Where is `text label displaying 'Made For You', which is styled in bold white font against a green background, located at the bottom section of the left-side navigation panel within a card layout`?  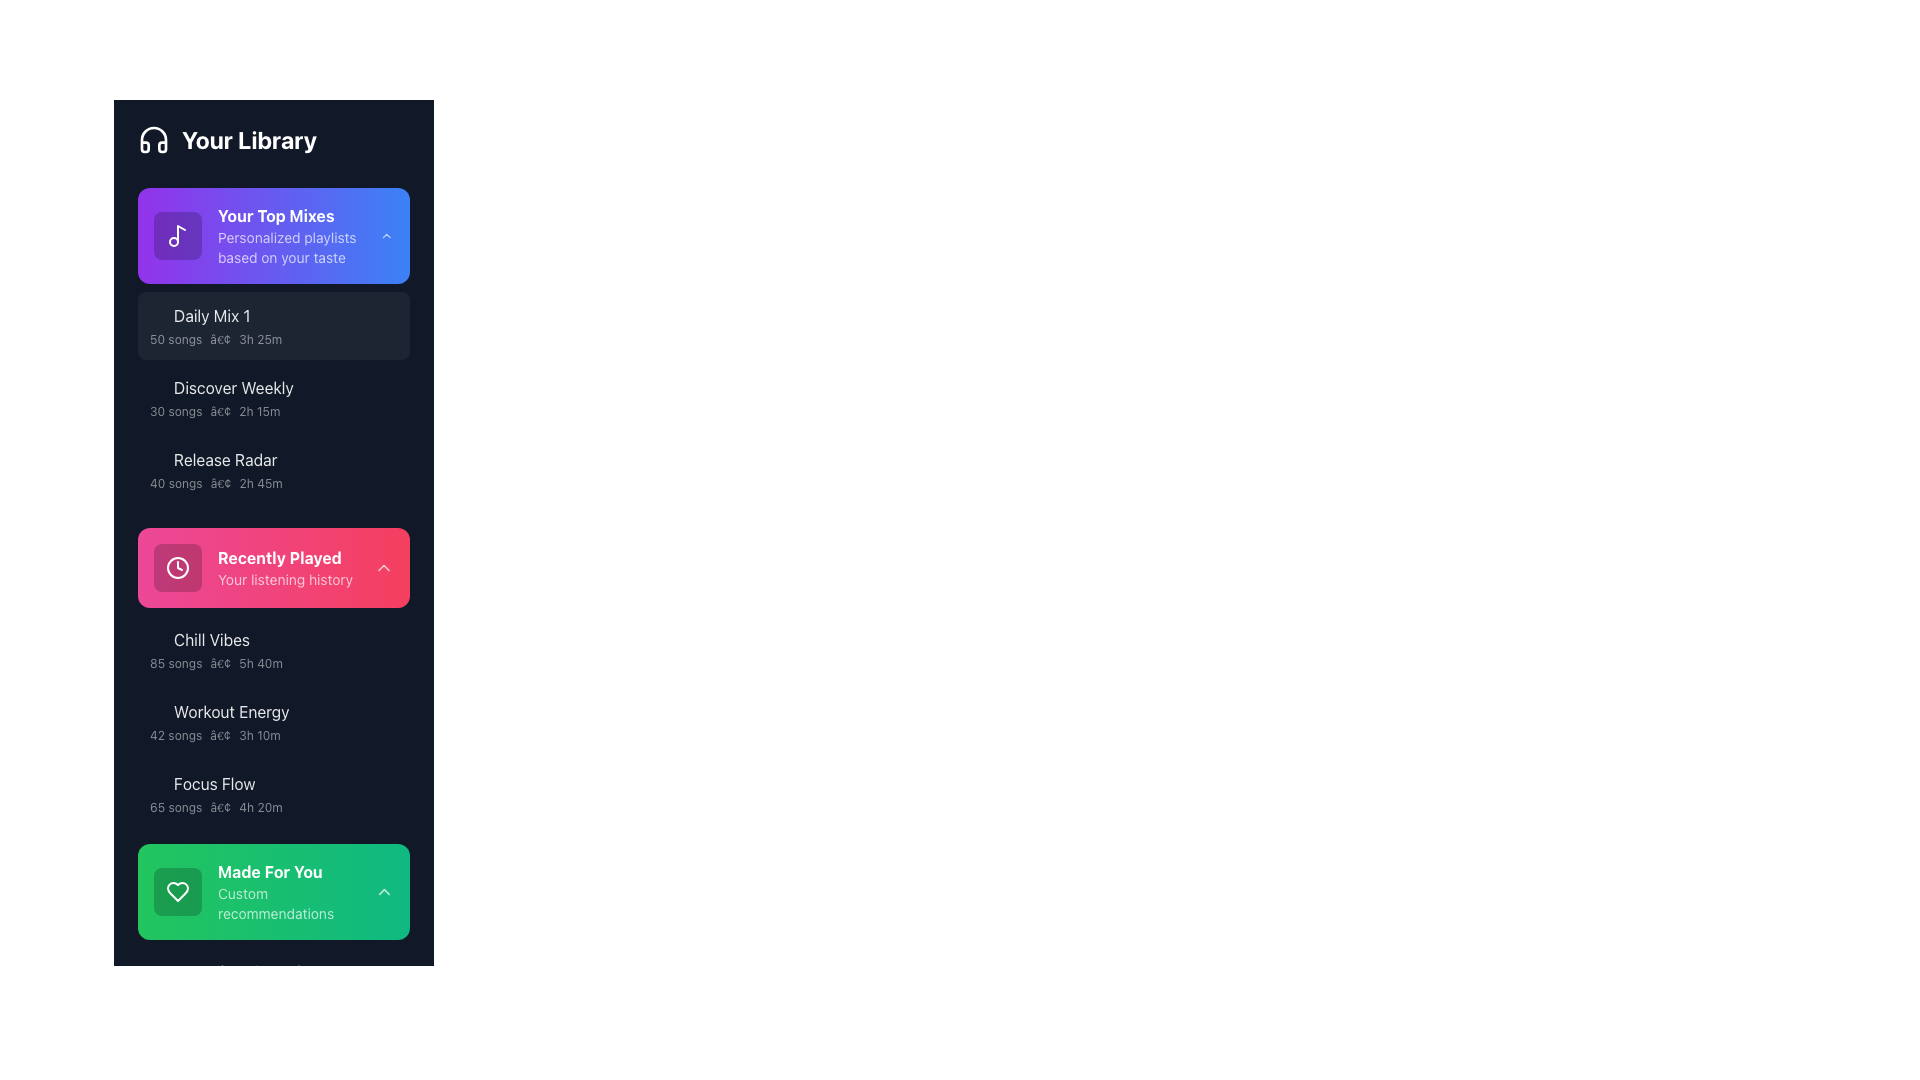 text label displaying 'Made For You', which is styled in bold white font against a green background, located at the bottom section of the left-side navigation panel within a card layout is located at coordinates (295, 870).